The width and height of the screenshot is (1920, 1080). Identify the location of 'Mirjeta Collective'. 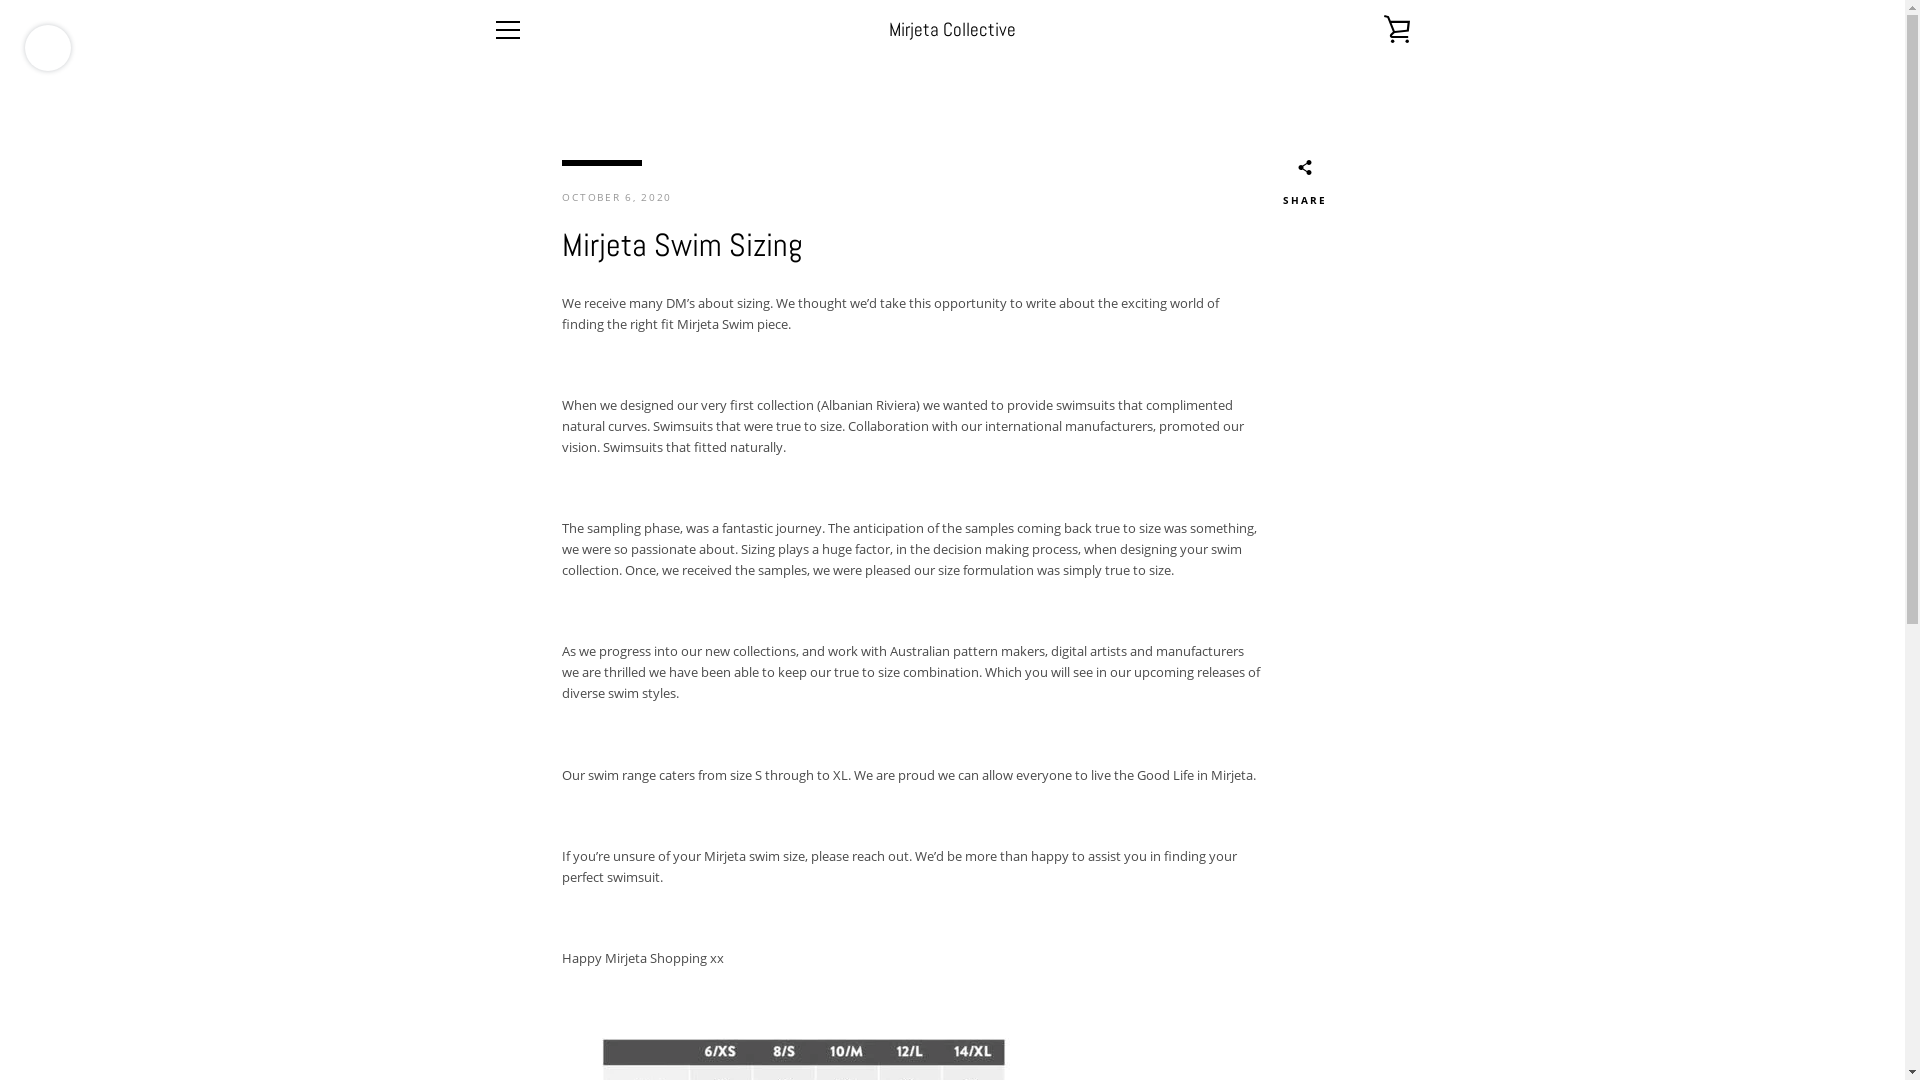
(994, 1010).